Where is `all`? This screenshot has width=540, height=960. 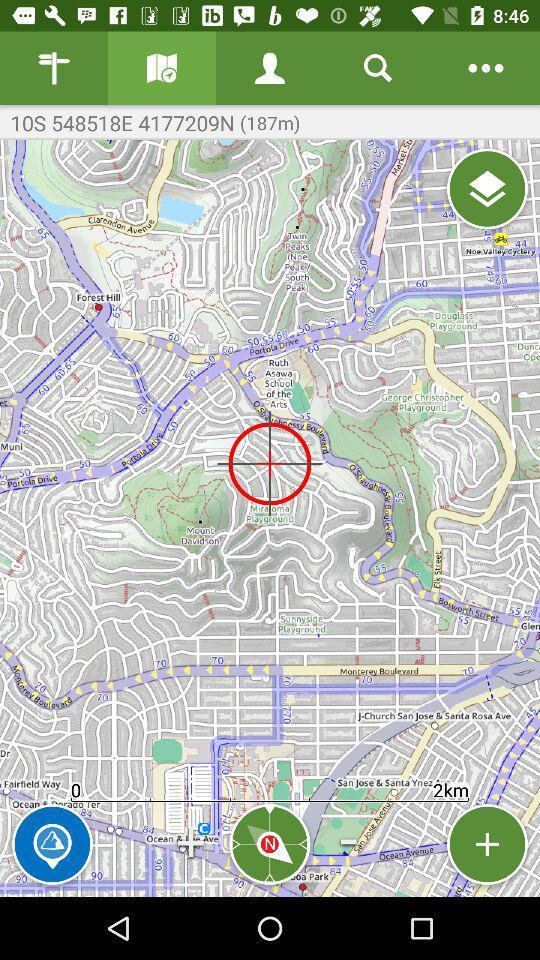
all is located at coordinates (486, 189).